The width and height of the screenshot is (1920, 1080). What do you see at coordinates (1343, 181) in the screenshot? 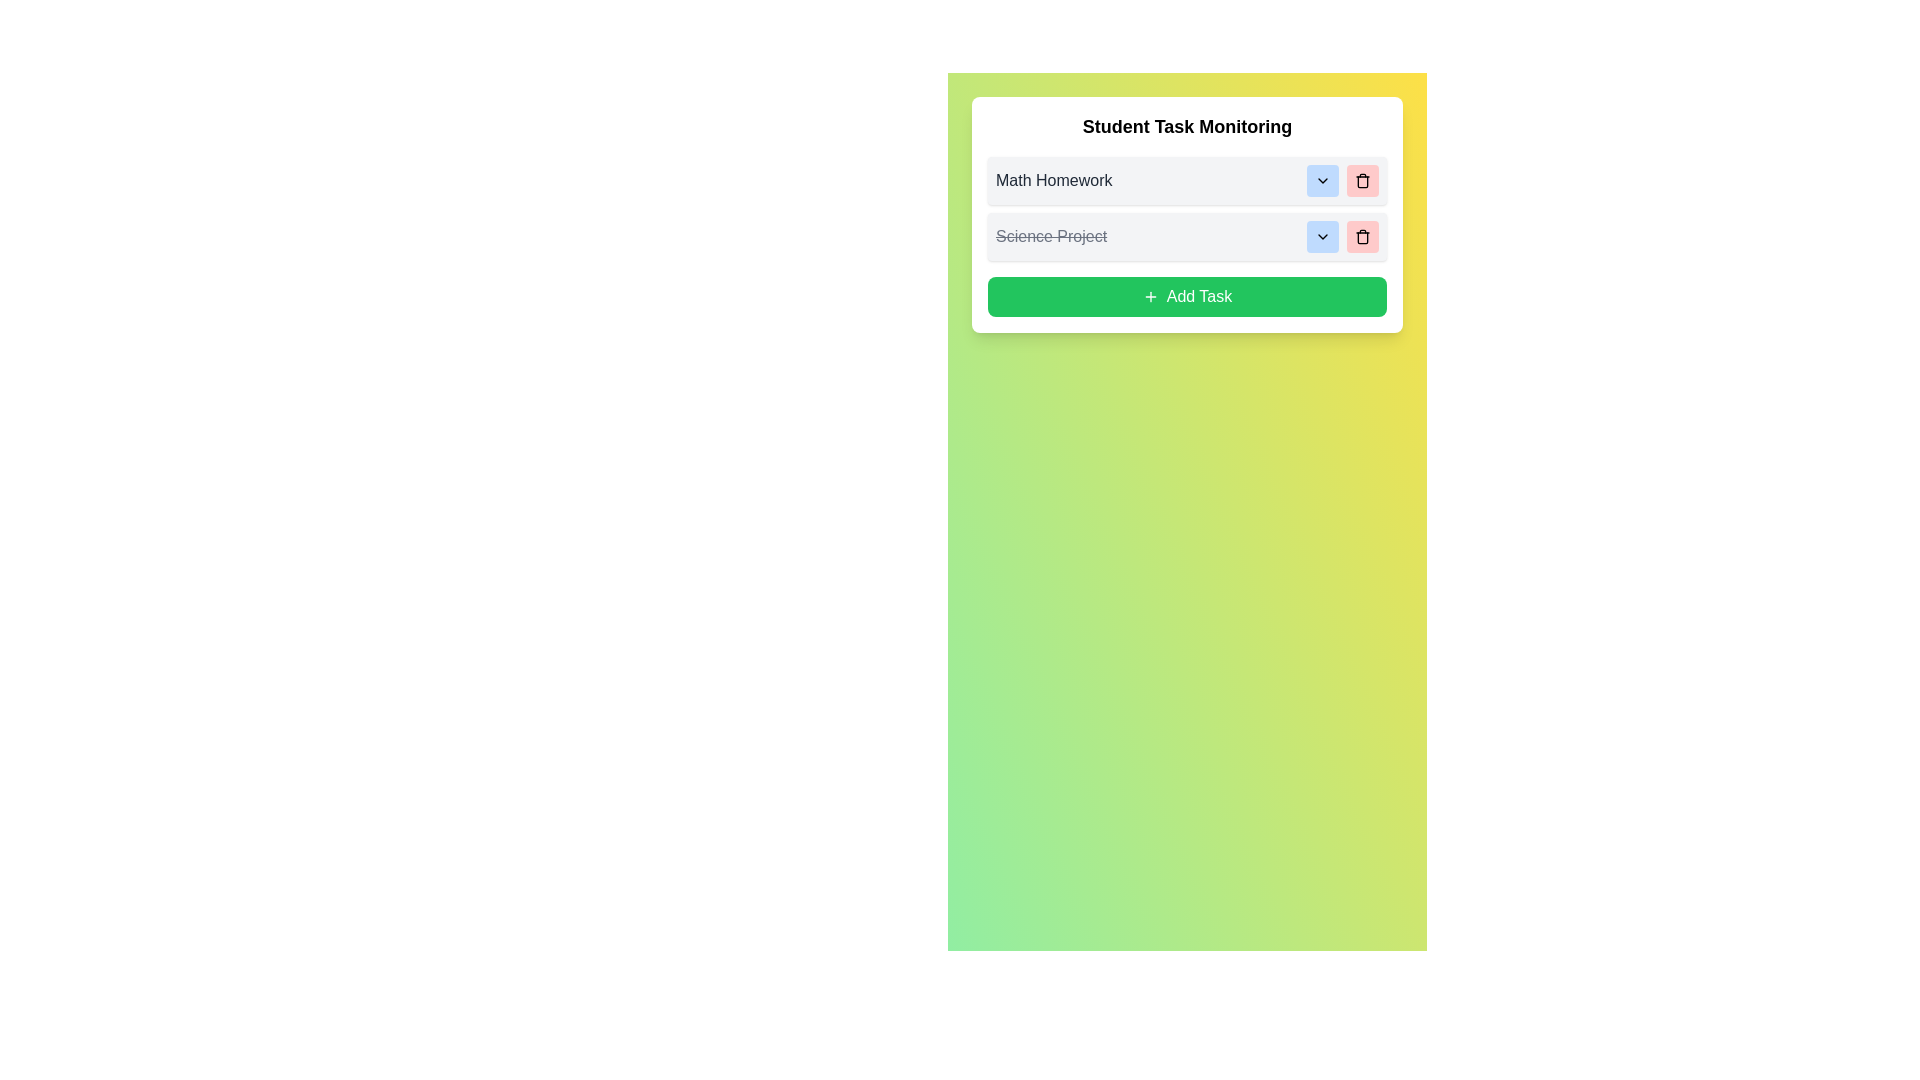
I see `the control panel containing the blue and red buttons for the 'Math Homework' task` at bounding box center [1343, 181].